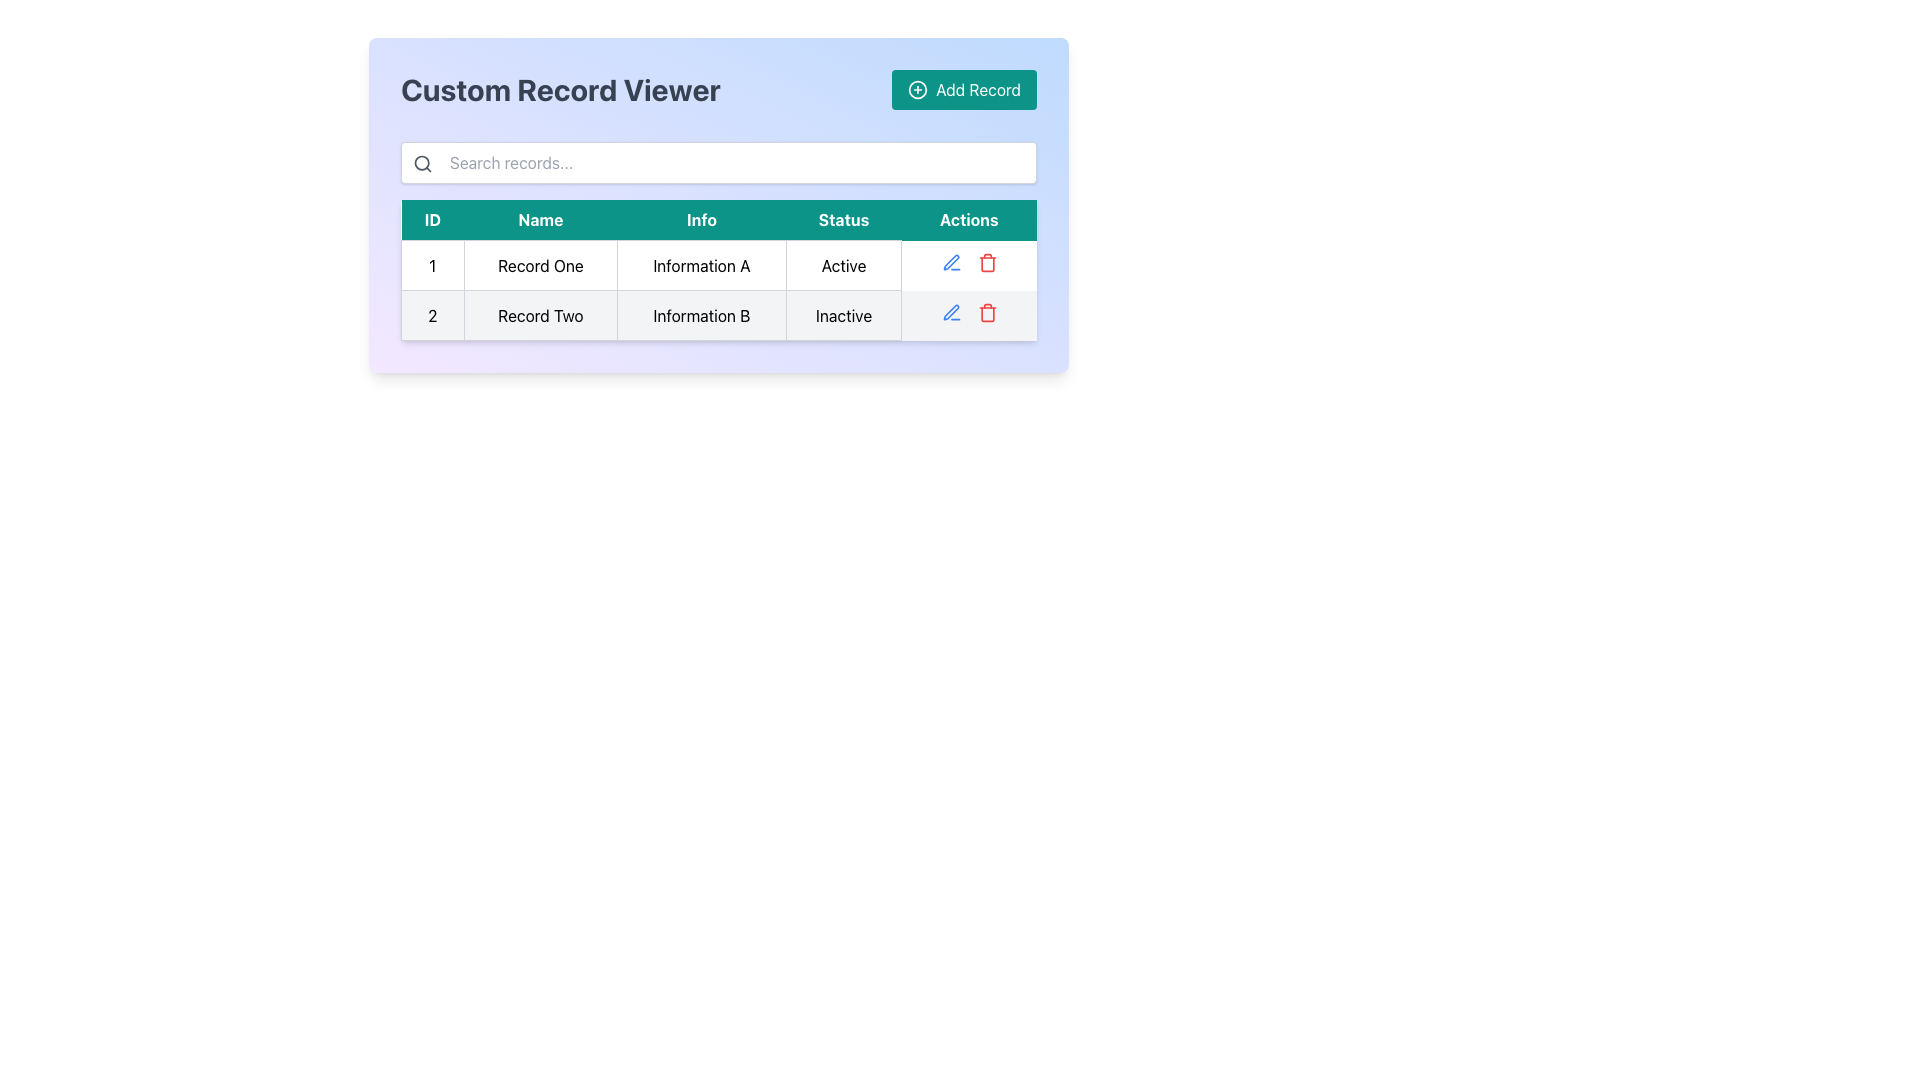  I want to click on the text cell labeled 'Record Two' in the second row of the table under the 'Name' column, so click(540, 315).